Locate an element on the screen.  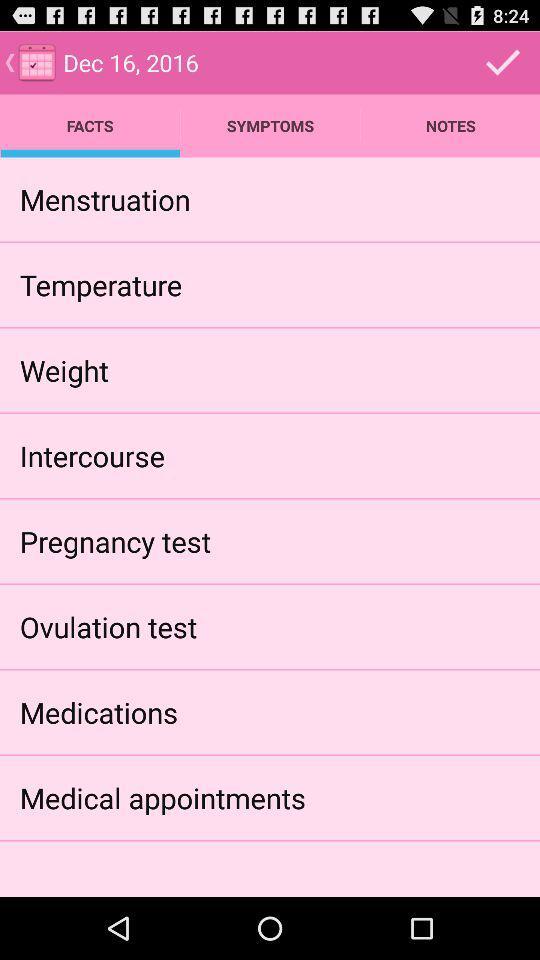
the weight icon is located at coordinates (64, 369).